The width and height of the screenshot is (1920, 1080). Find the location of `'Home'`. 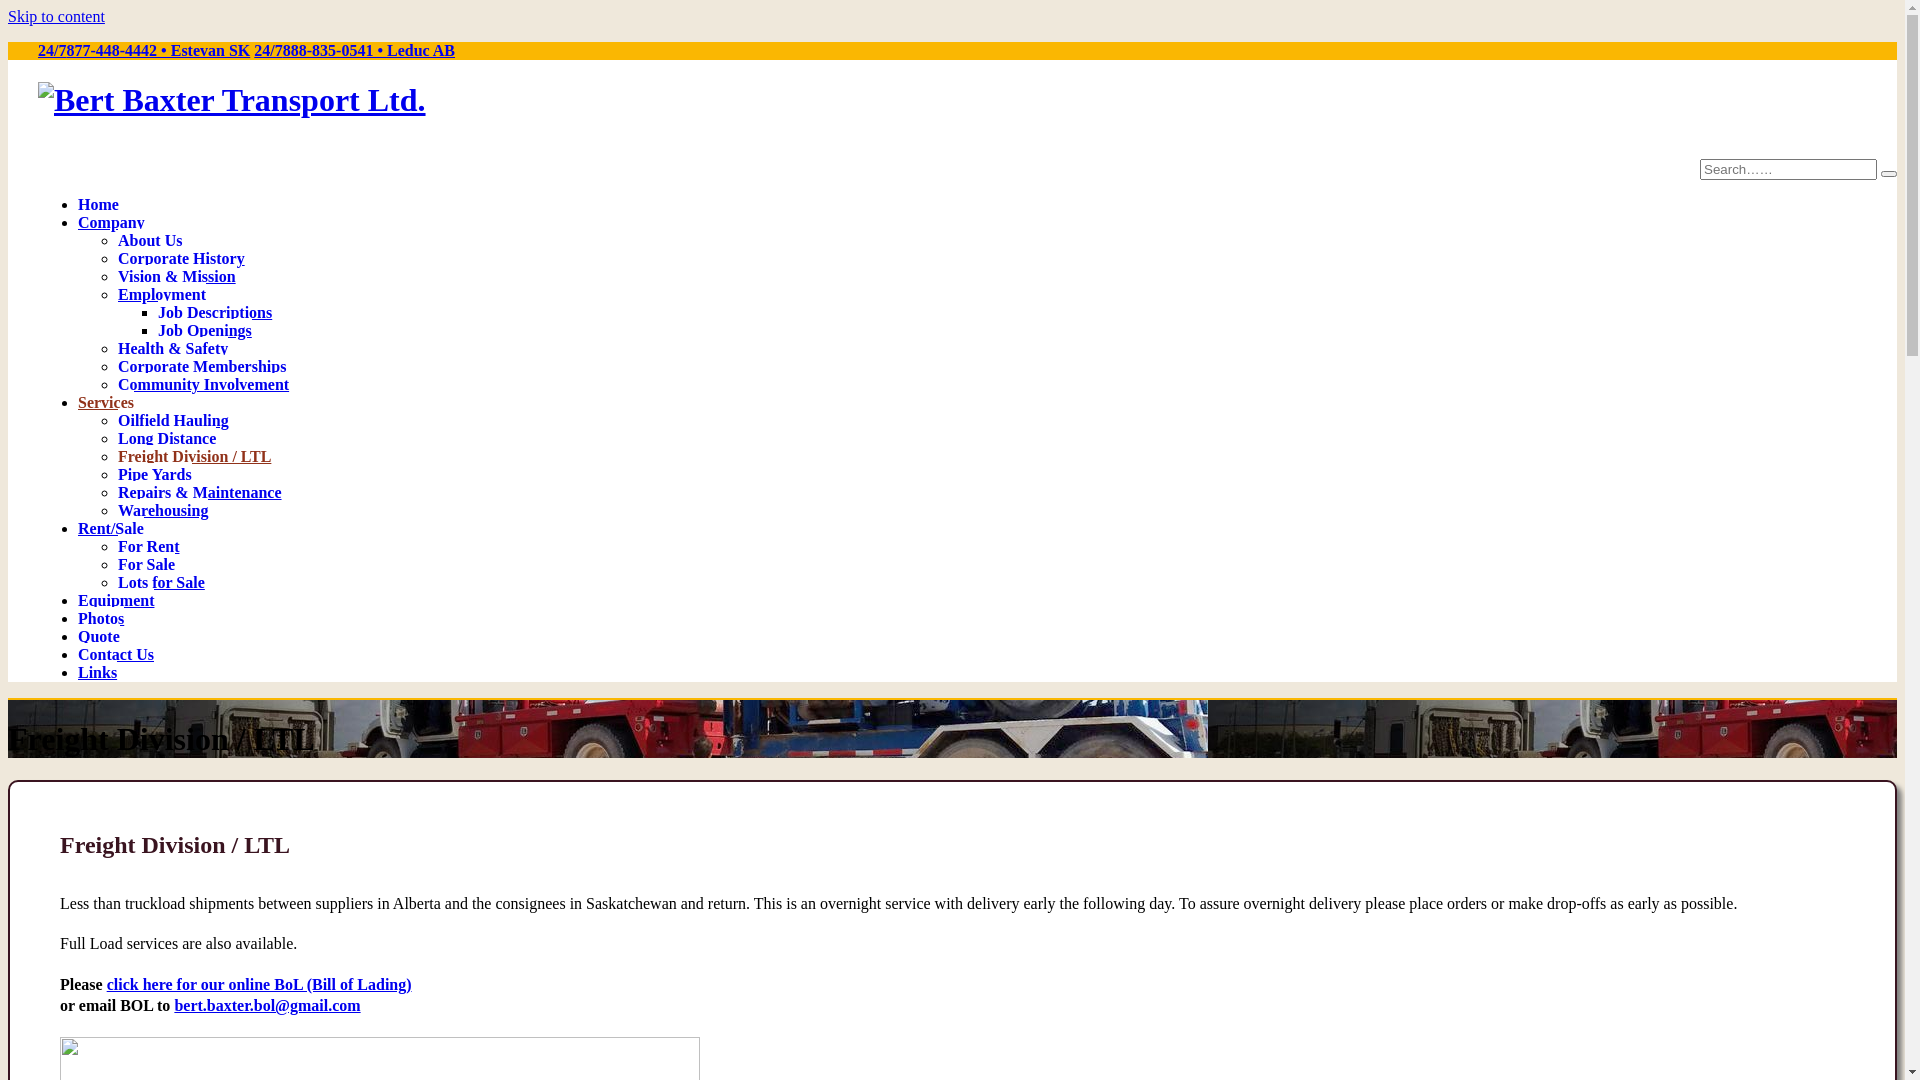

'Home' is located at coordinates (77, 203).